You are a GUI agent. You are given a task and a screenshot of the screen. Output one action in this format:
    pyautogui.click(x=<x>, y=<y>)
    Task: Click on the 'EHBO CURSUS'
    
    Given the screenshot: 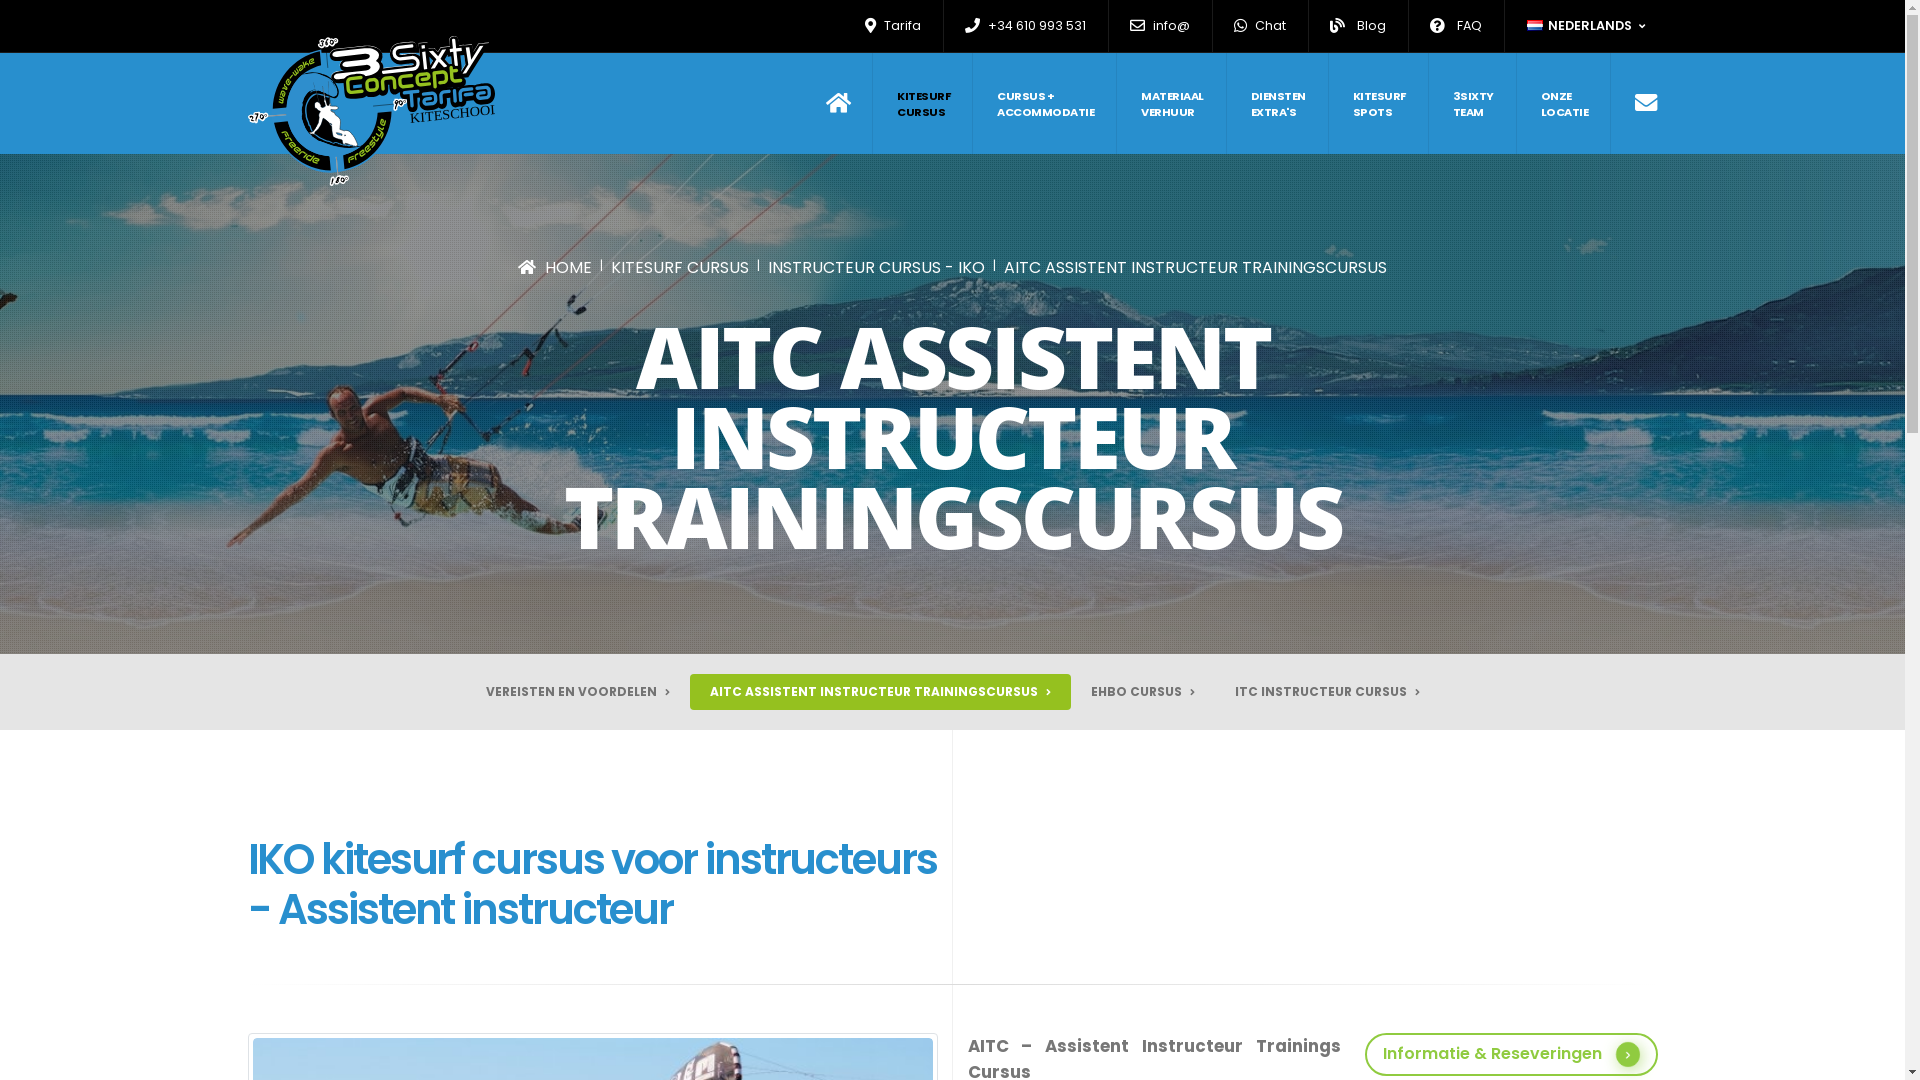 What is the action you would take?
    pyautogui.click(x=1142, y=690)
    